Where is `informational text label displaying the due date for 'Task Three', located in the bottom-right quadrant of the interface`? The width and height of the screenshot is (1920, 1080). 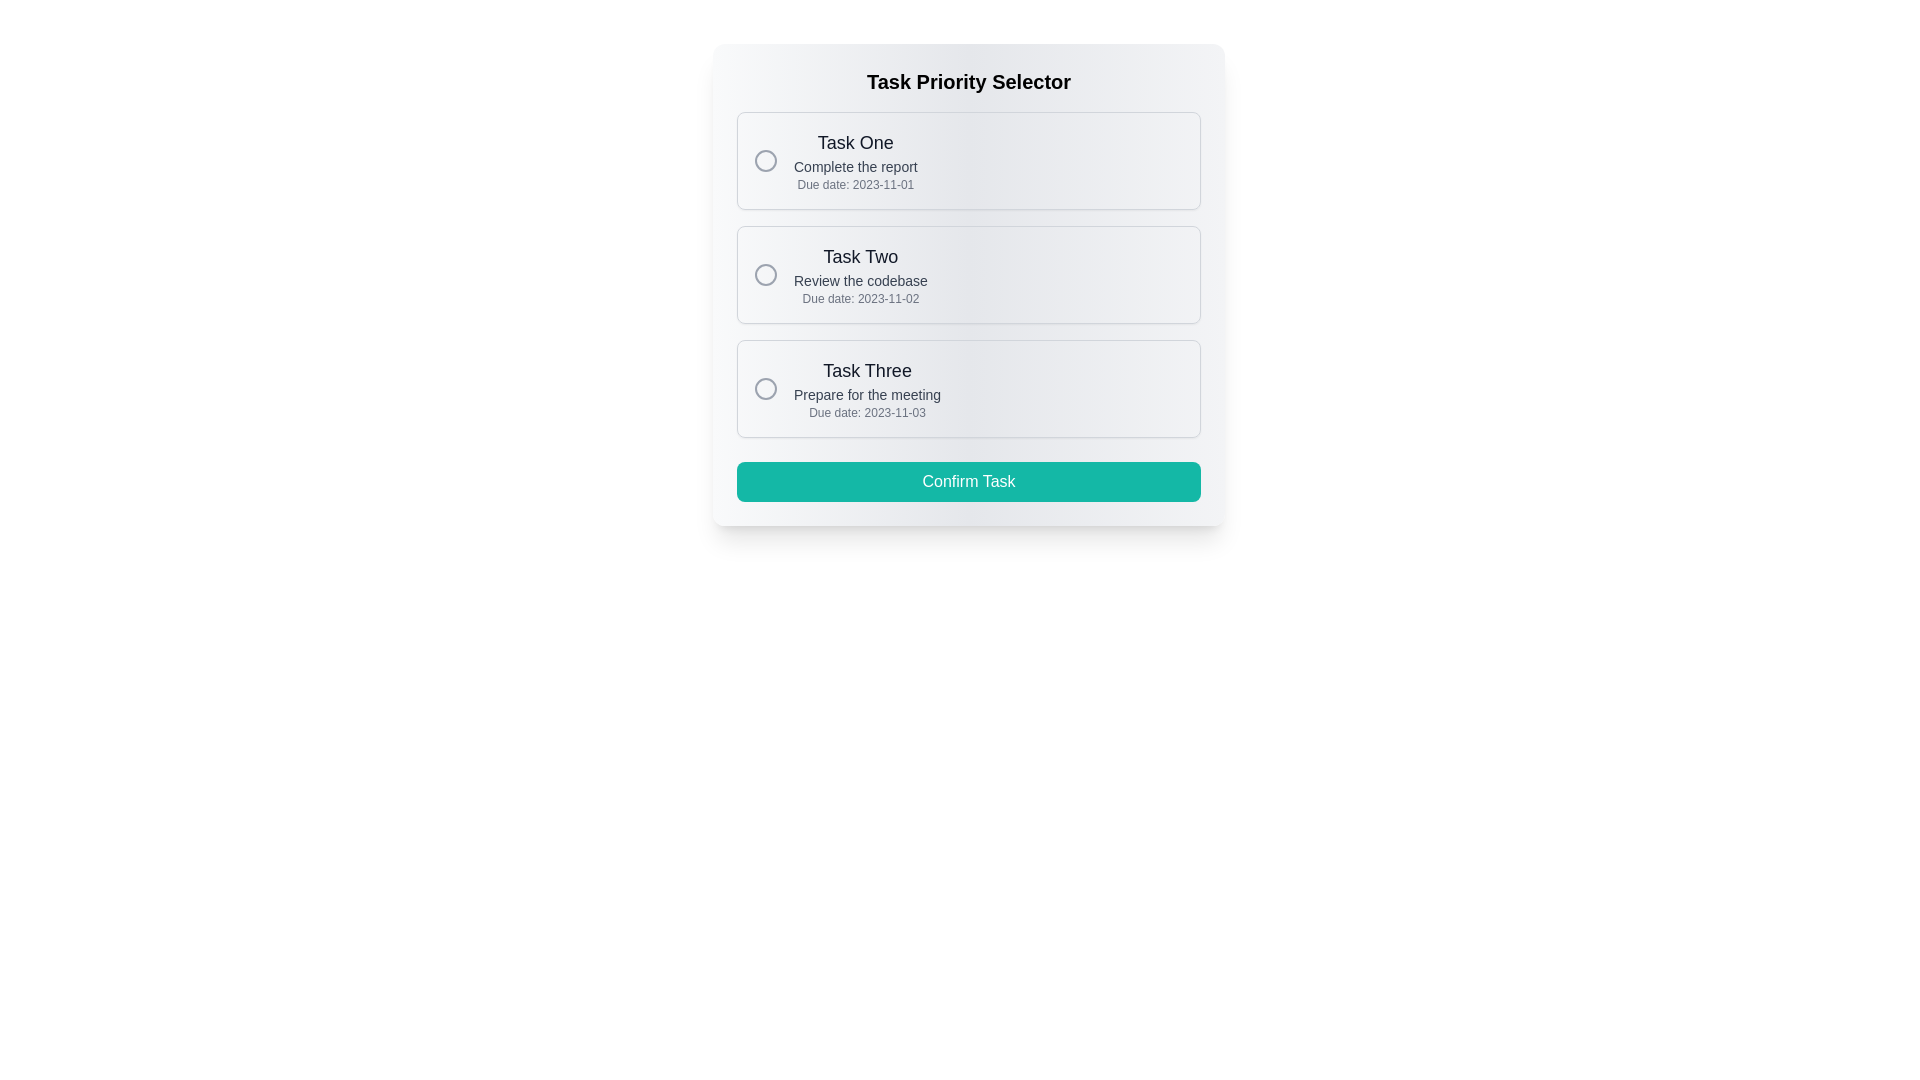 informational text label displaying the due date for 'Task Three', located in the bottom-right quadrant of the interface is located at coordinates (867, 411).